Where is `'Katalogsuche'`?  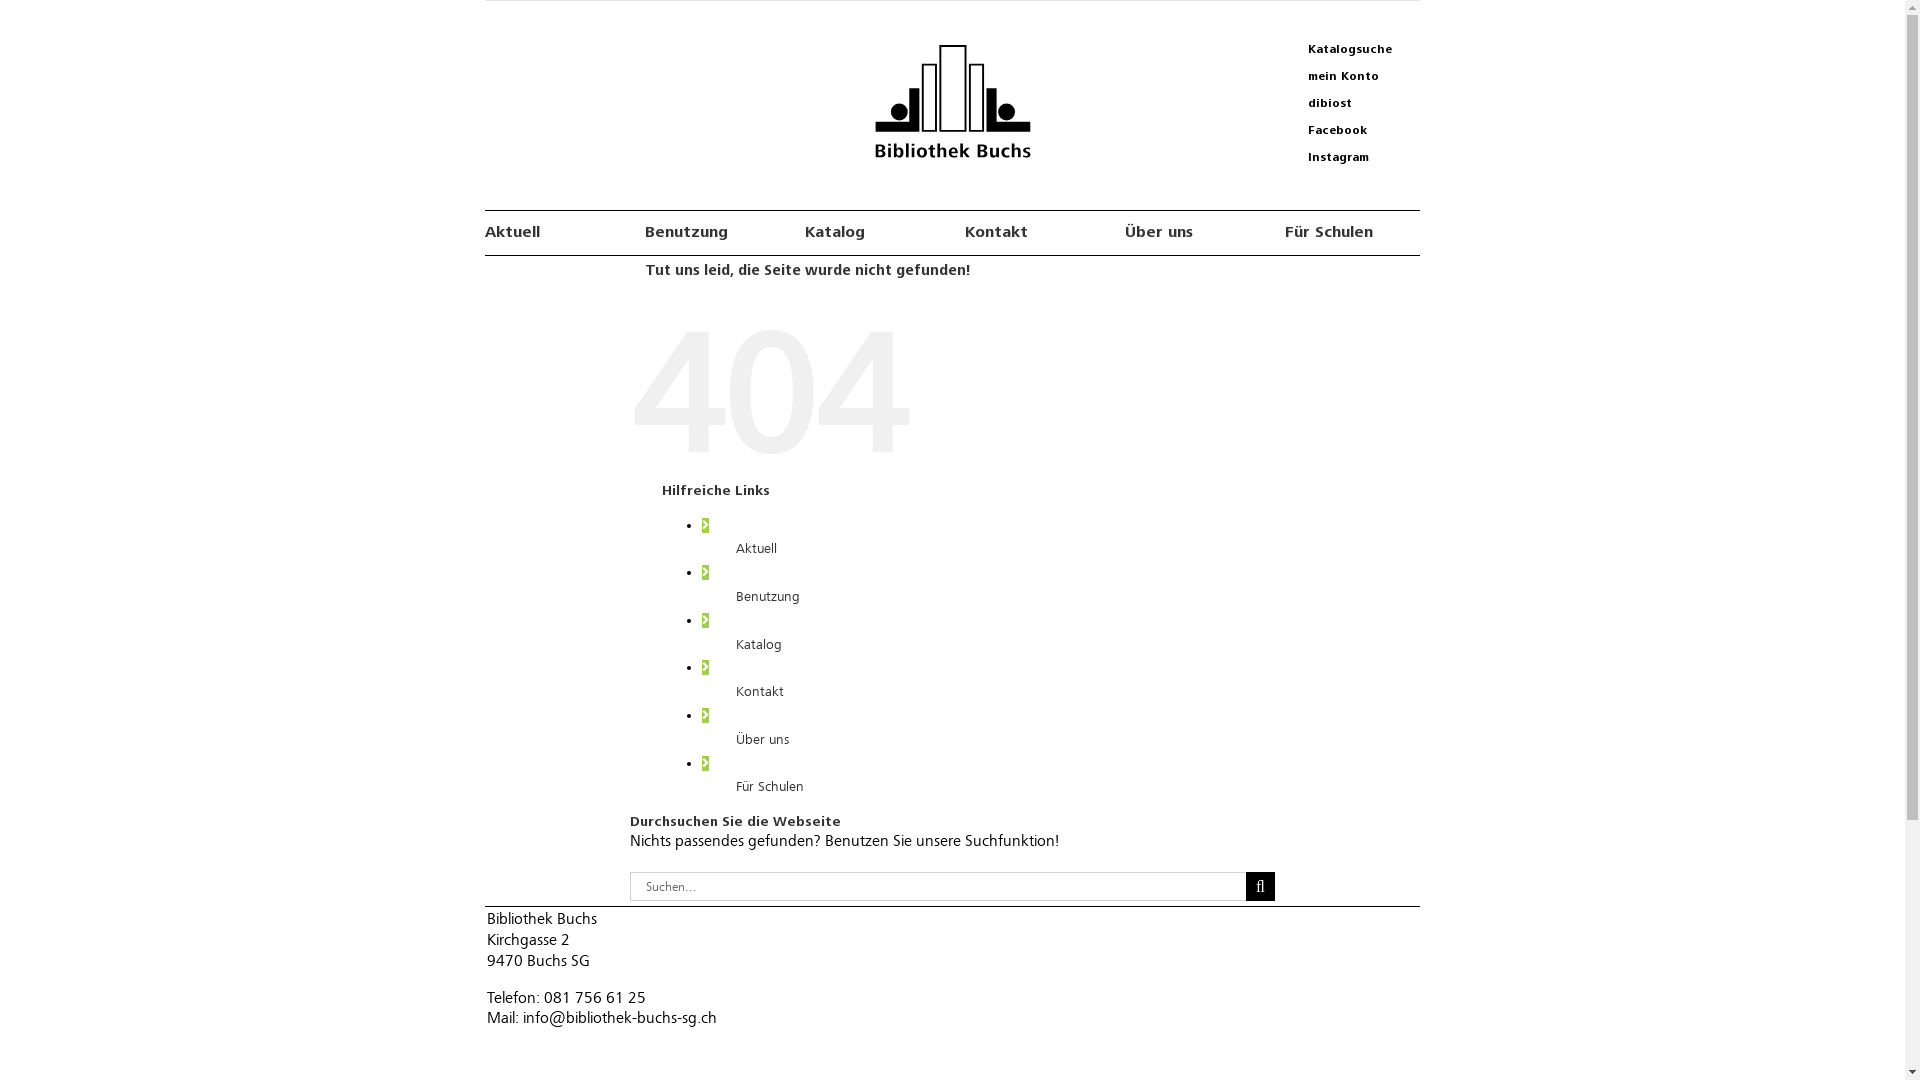 'Katalogsuche' is located at coordinates (1349, 49).